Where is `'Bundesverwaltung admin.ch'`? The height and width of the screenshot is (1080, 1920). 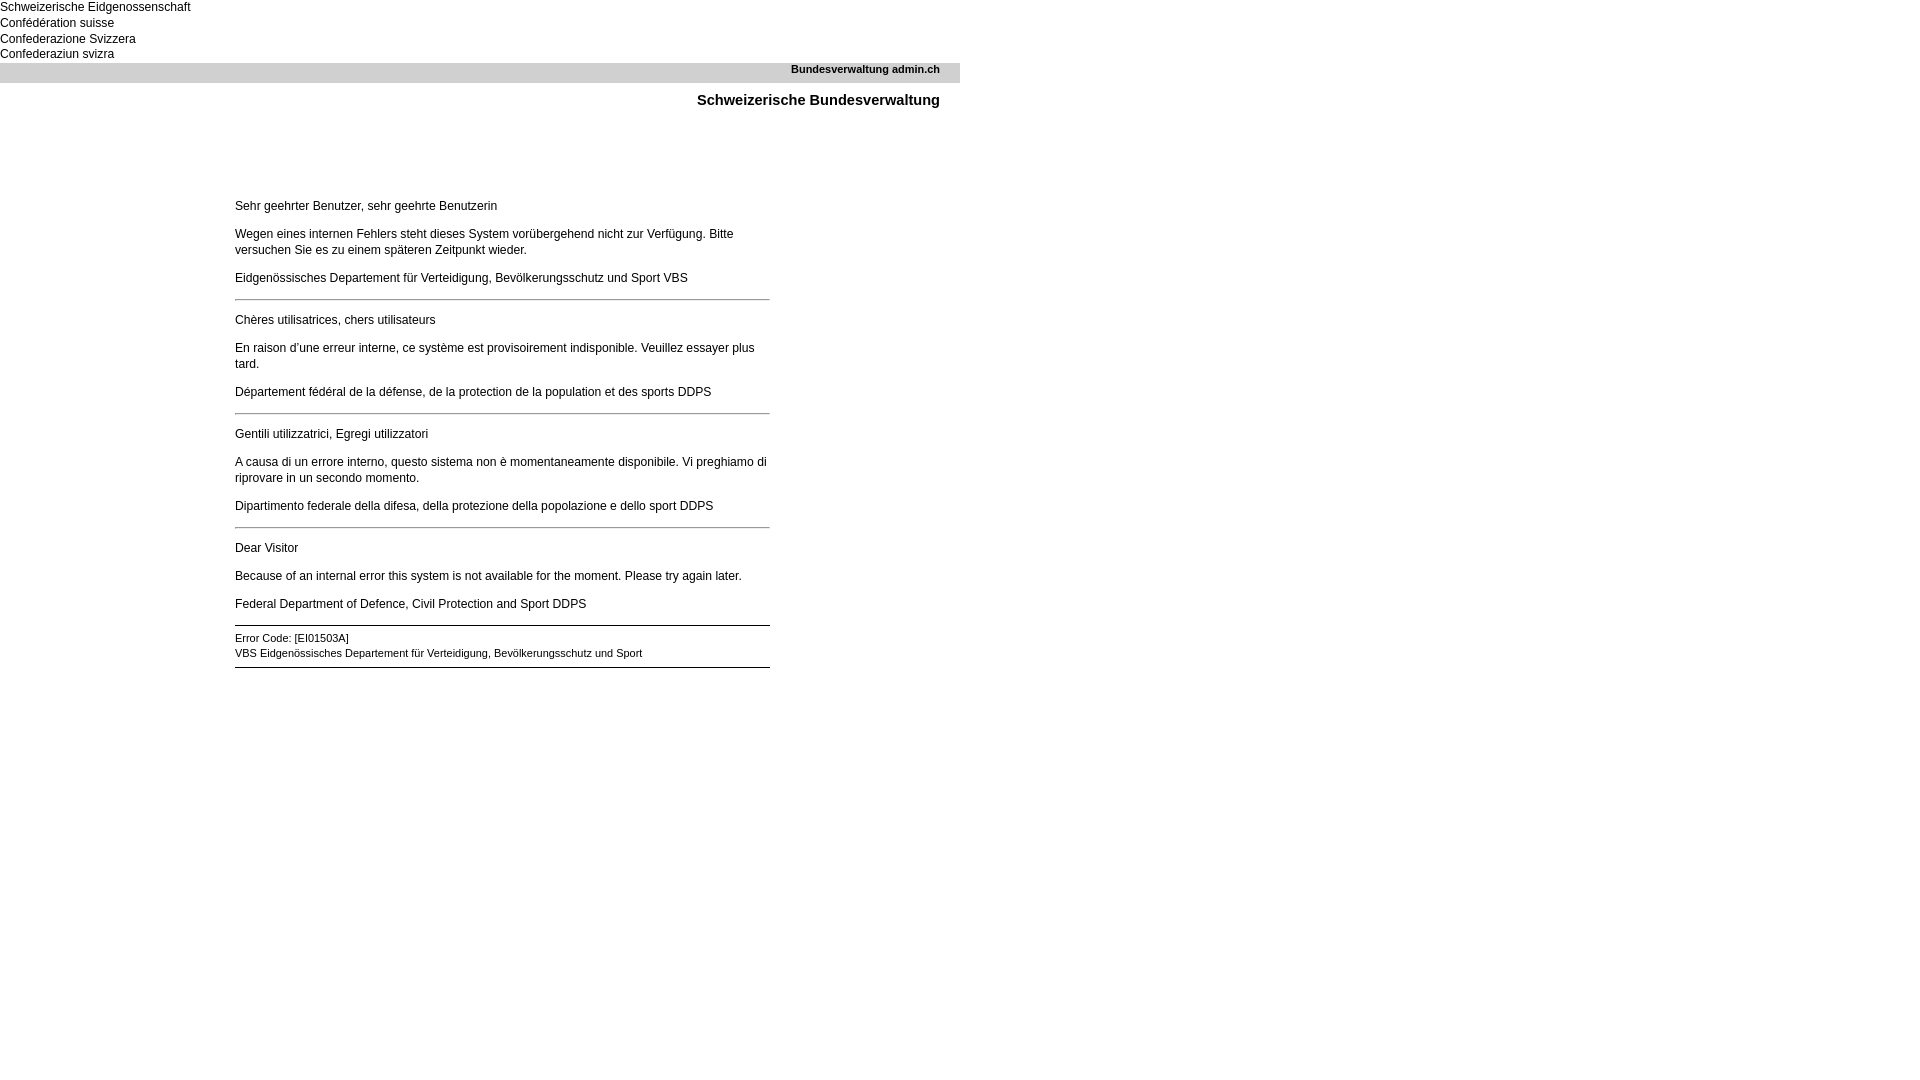
'Bundesverwaltung admin.ch' is located at coordinates (865, 68).